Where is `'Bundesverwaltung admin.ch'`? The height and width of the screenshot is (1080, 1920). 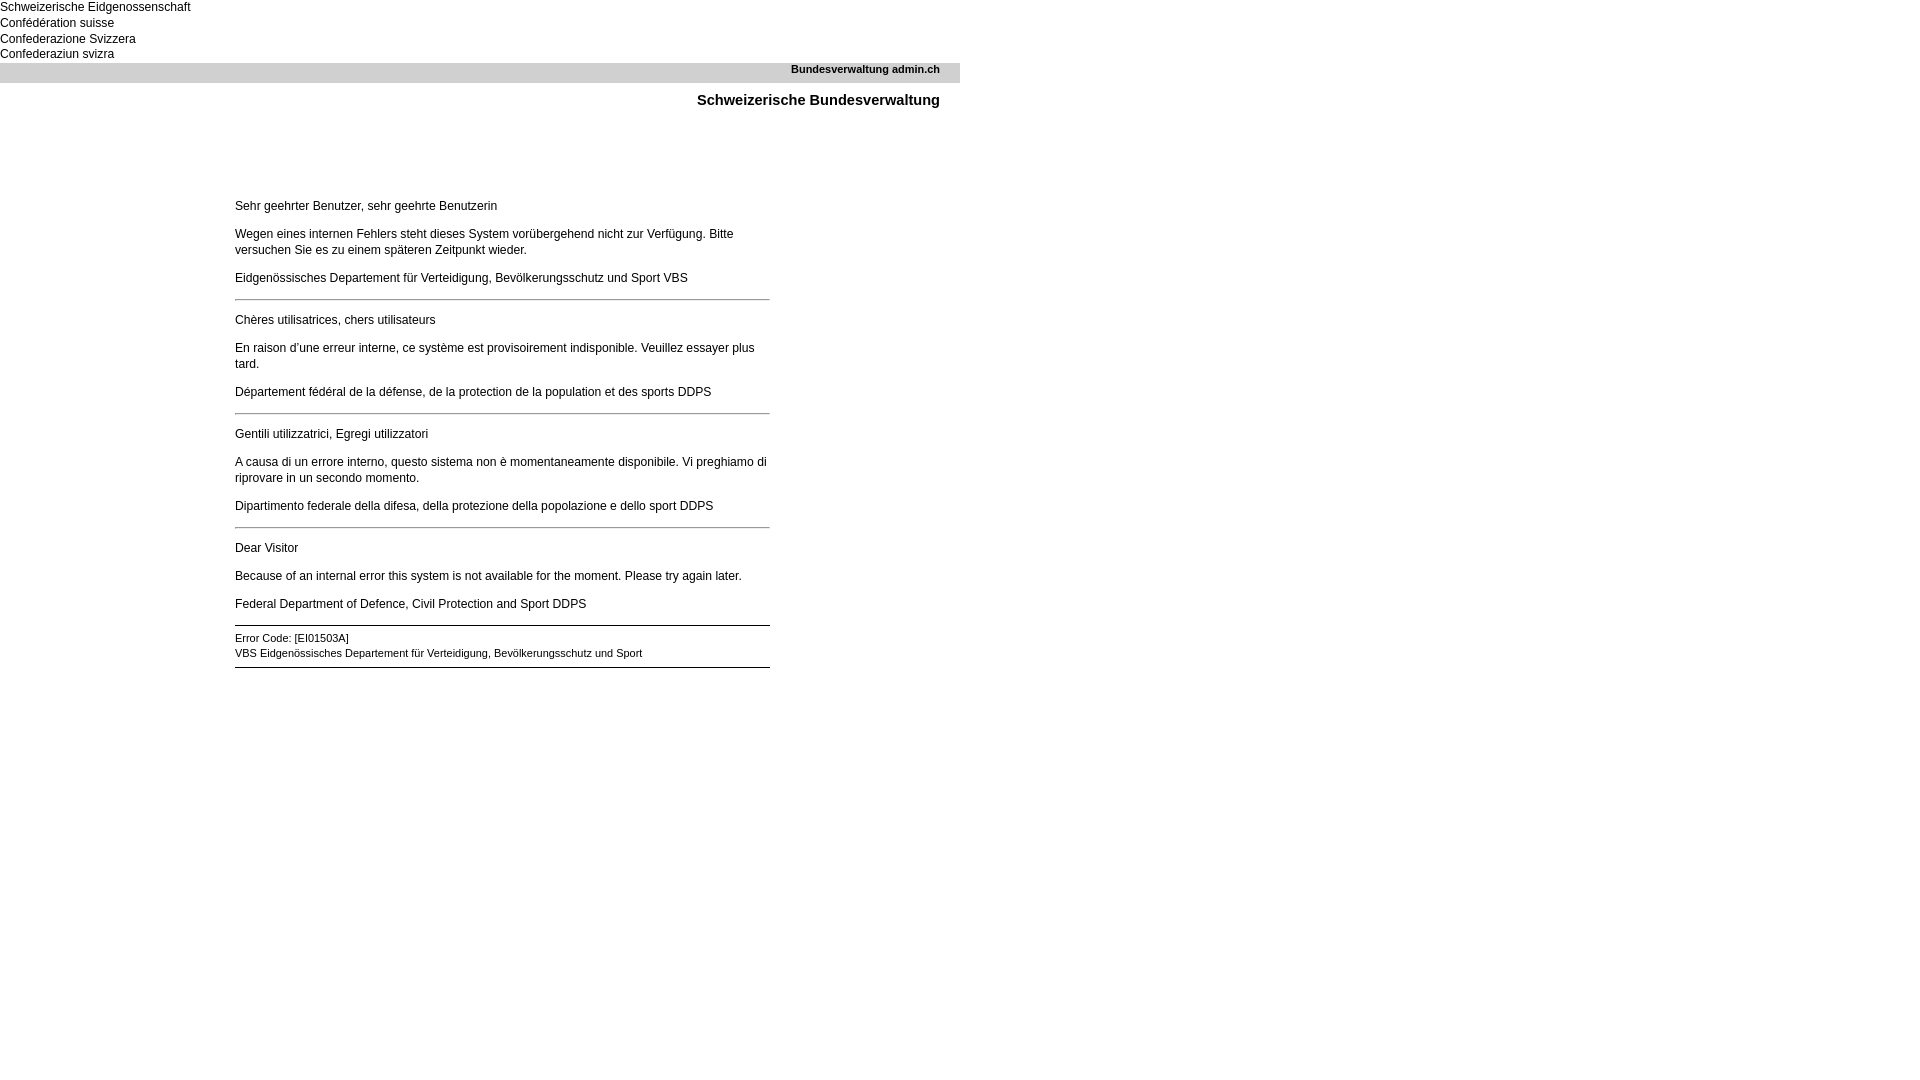
'Bundesverwaltung admin.ch' is located at coordinates (865, 68).